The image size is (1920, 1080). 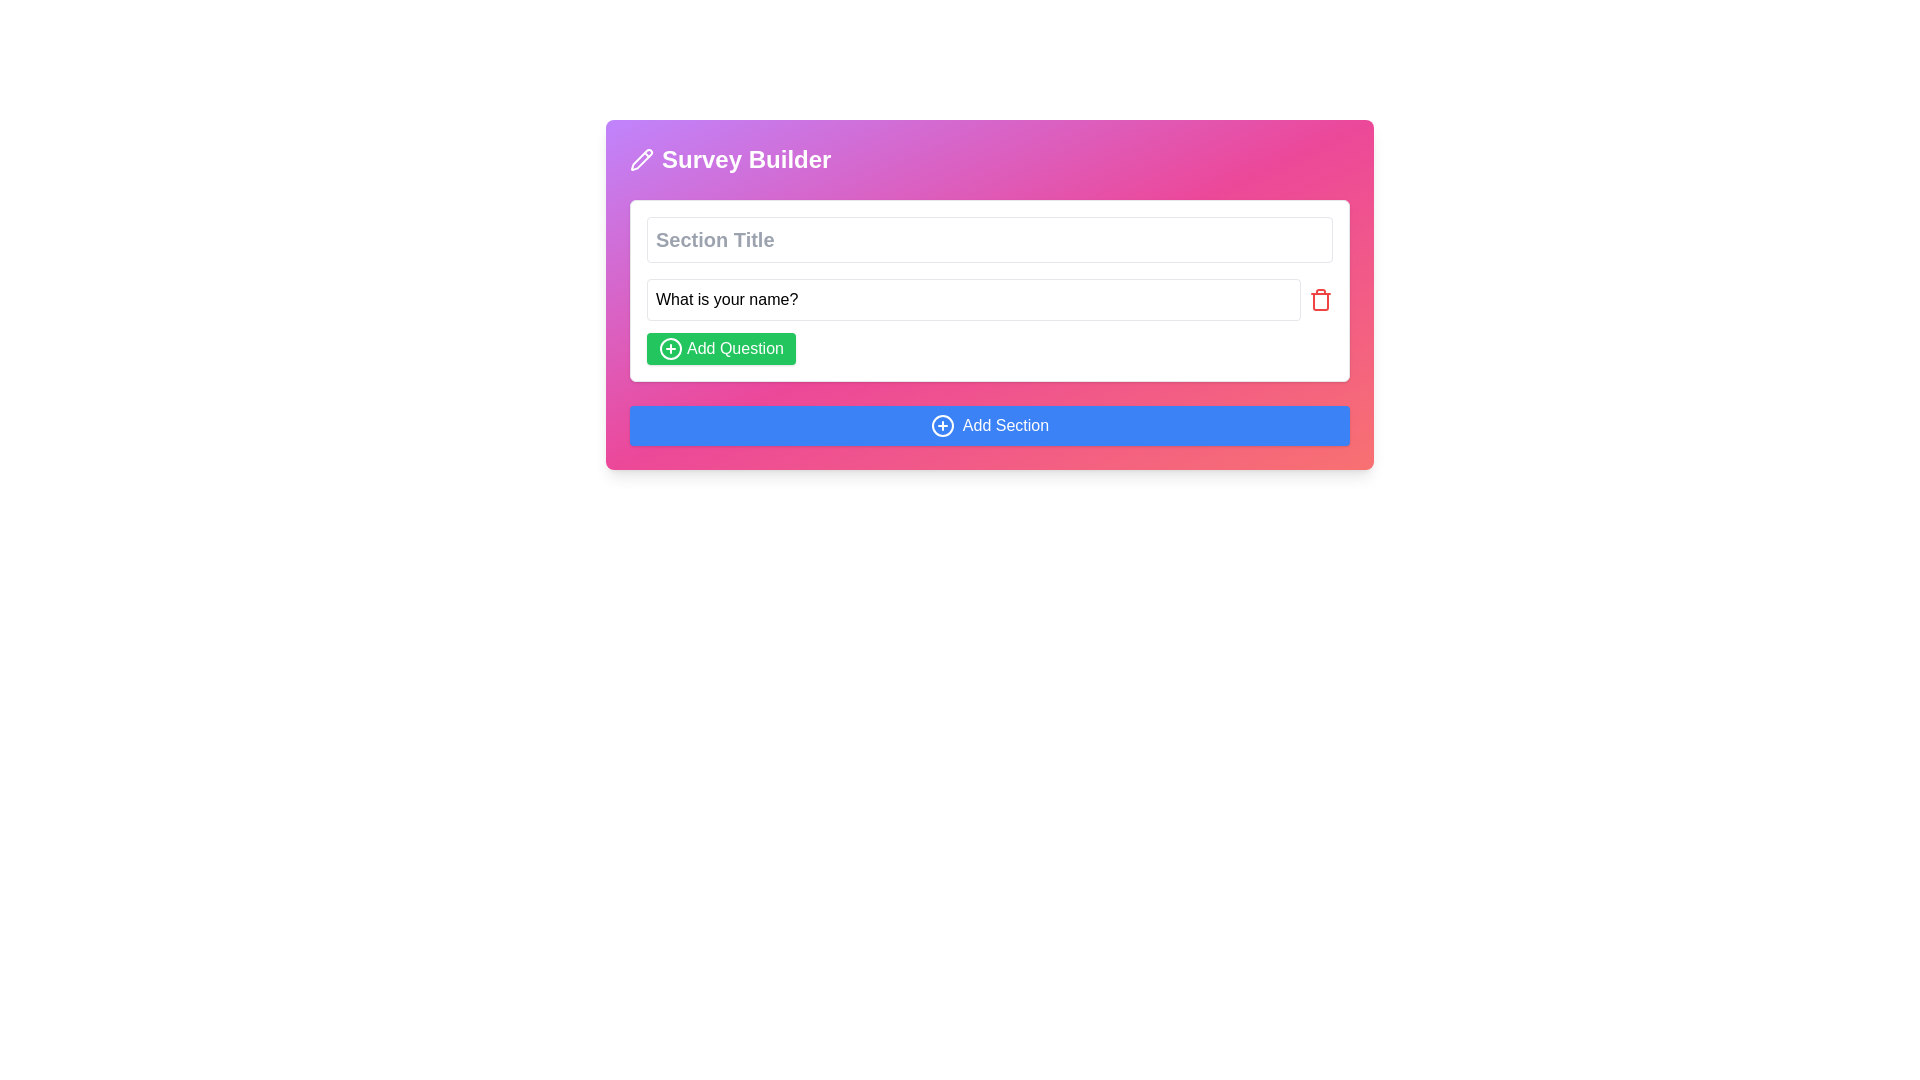 I want to click on the trash bin icon located to the right of the 'What is your name?' text input field, so click(x=1320, y=300).